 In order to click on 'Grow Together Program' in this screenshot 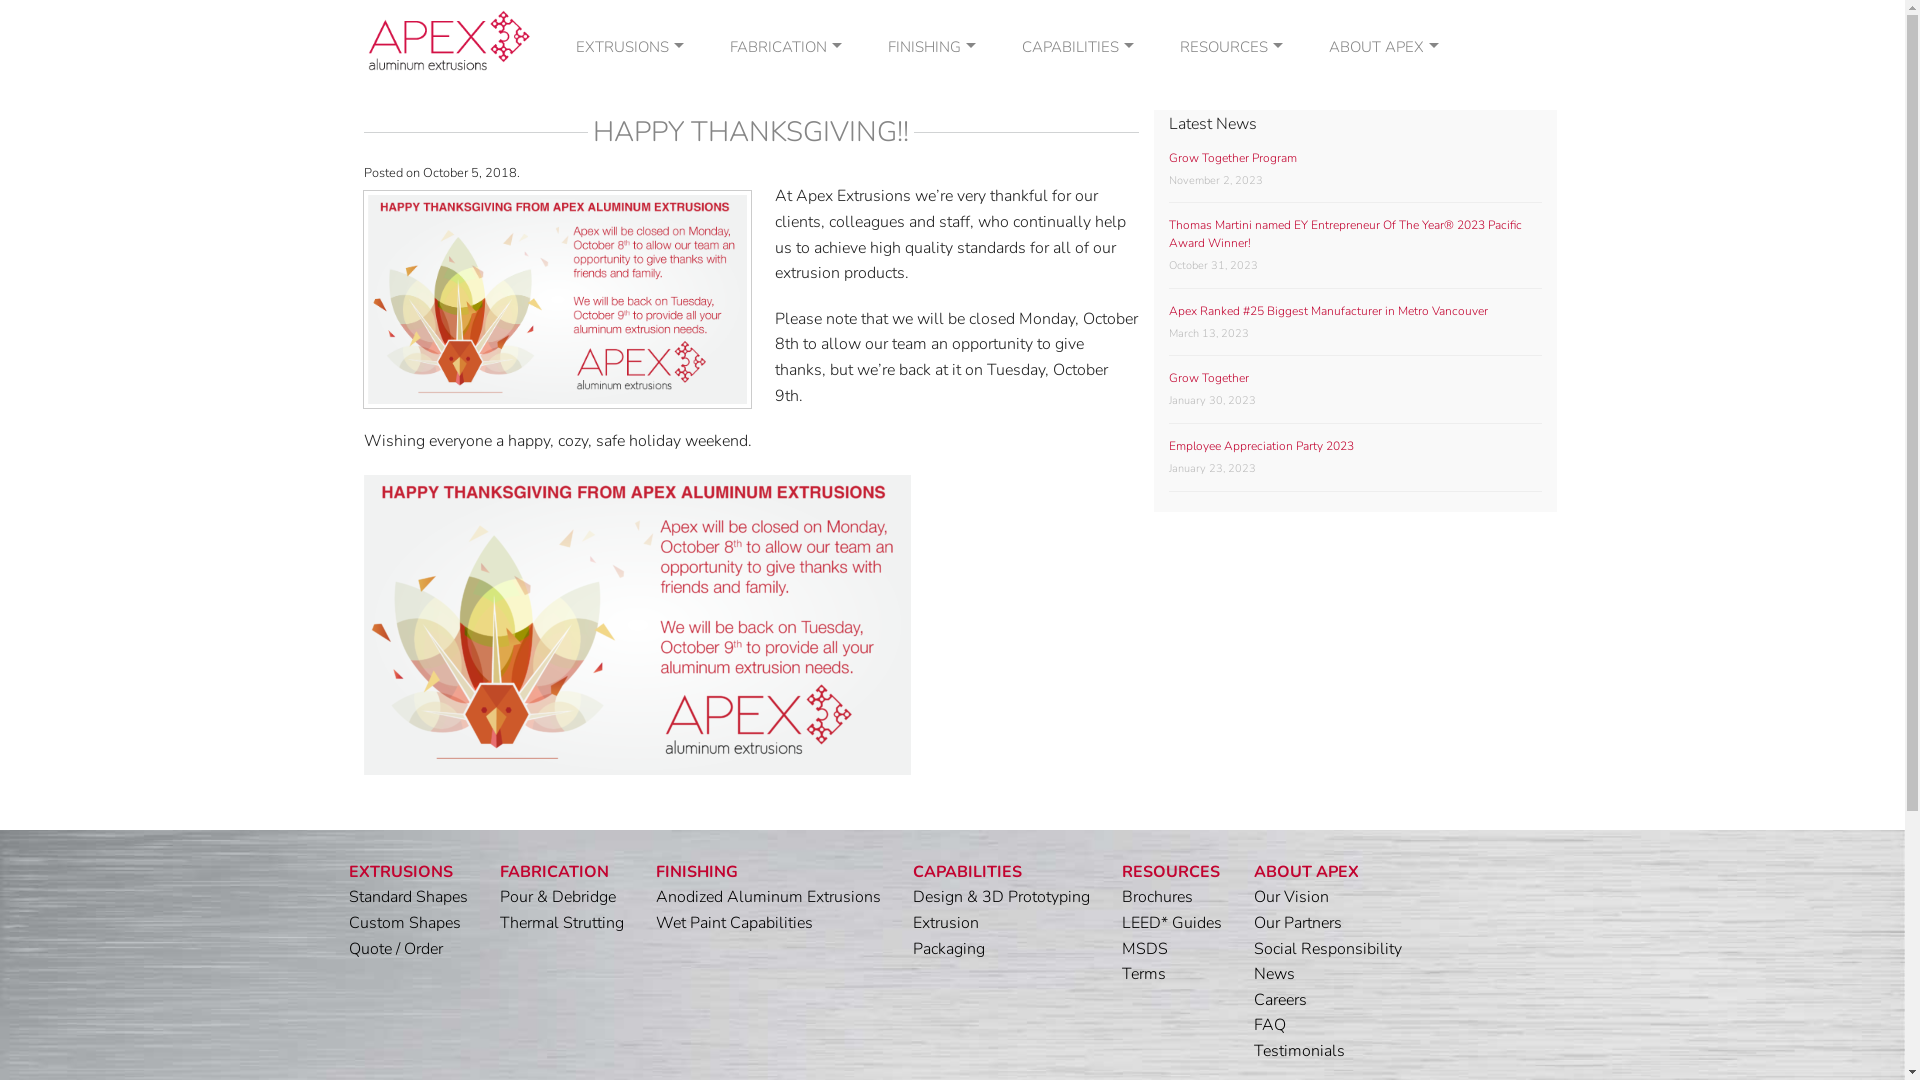, I will do `click(1232, 157)`.